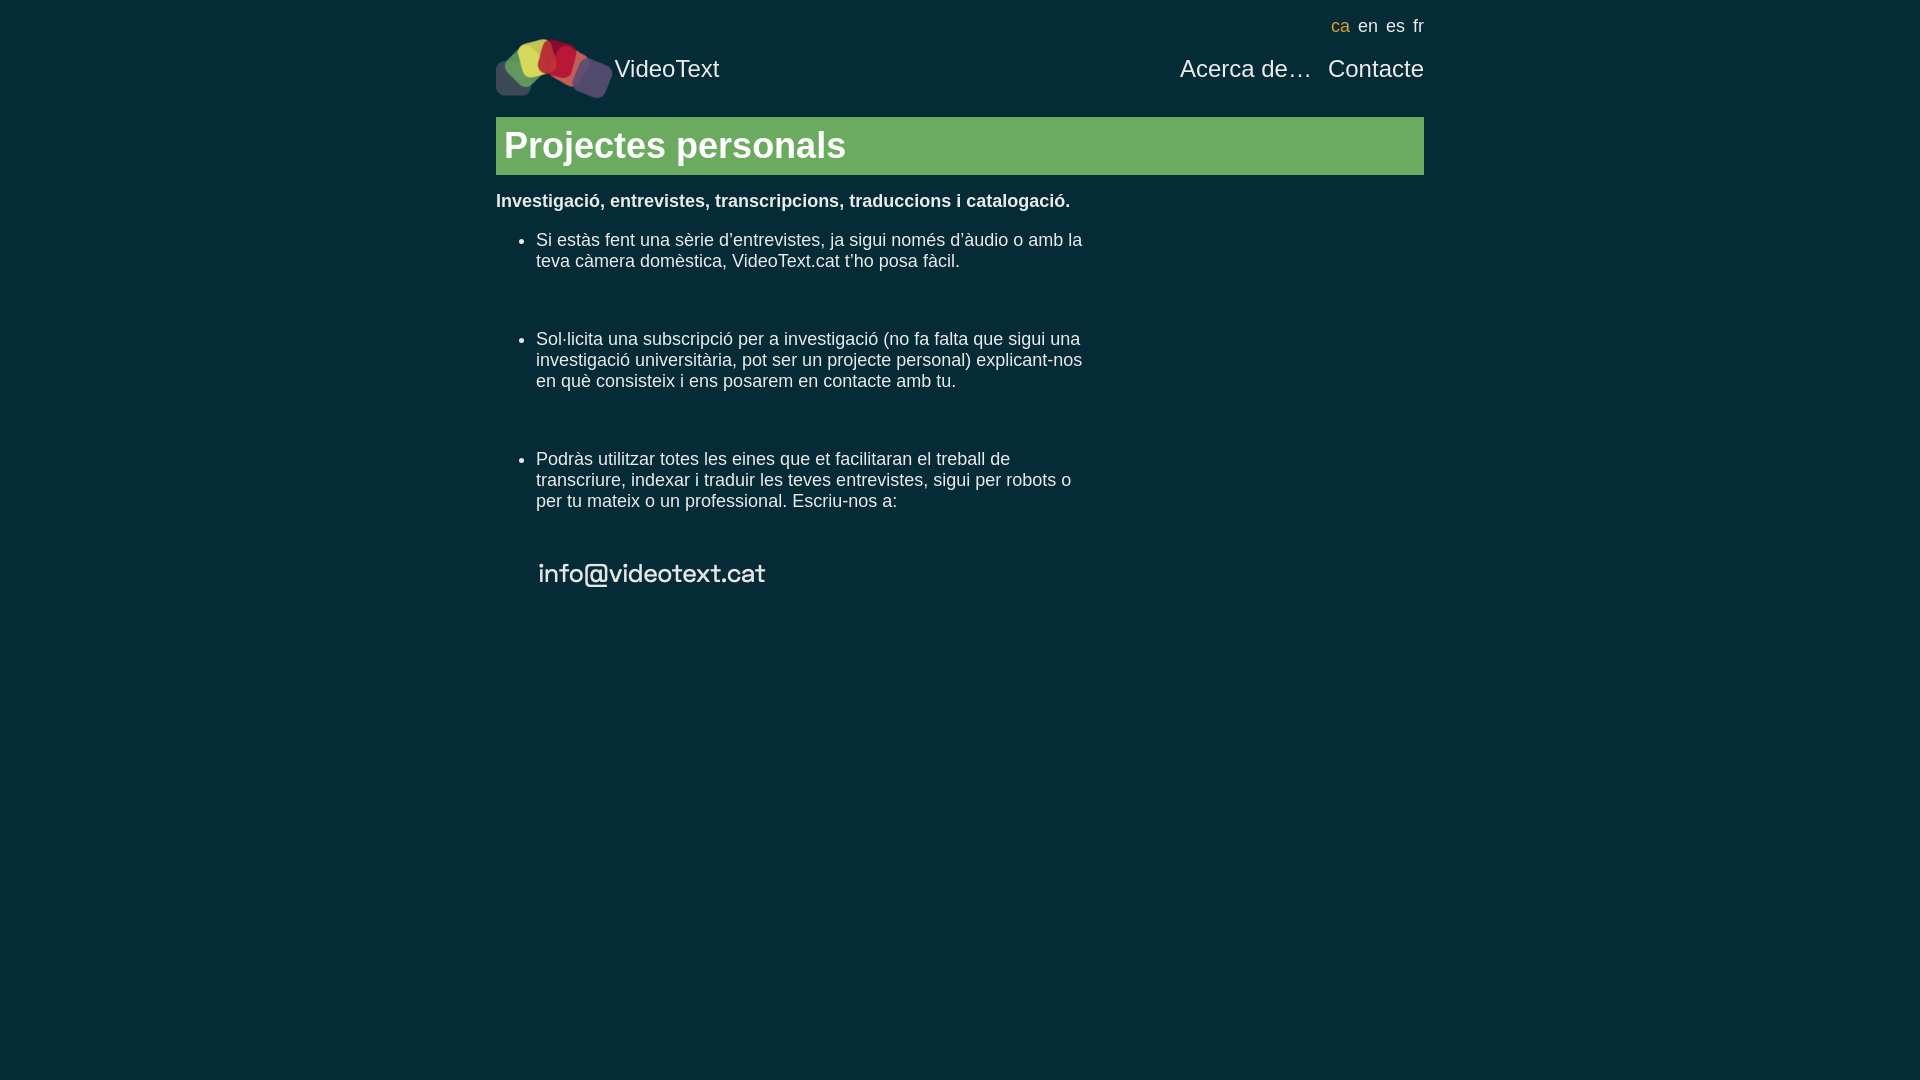 The height and width of the screenshot is (1080, 1920). Describe the element at coordinates (1367, 26) in the screenshot. I see `'en'` at that location.